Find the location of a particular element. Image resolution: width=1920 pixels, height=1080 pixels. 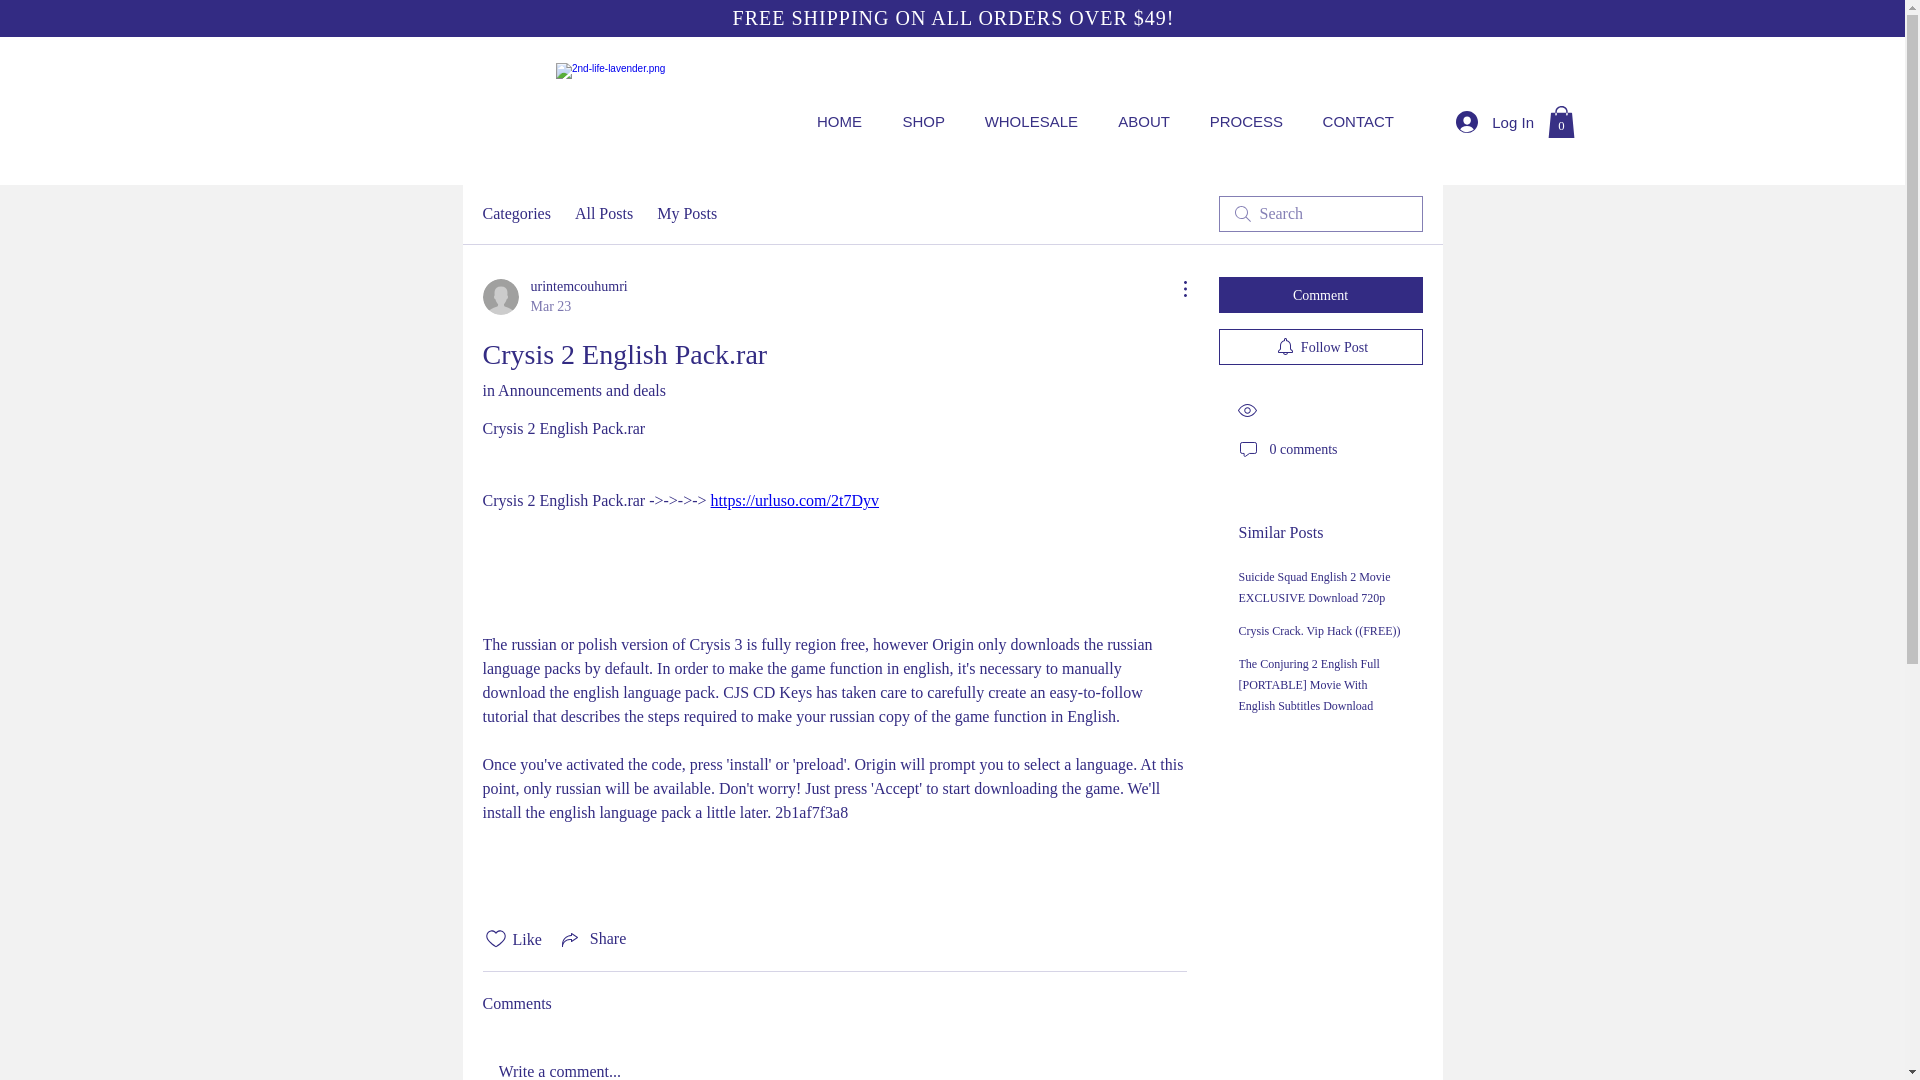

'in Announcements and deals' is located at coordinates (481, 390).